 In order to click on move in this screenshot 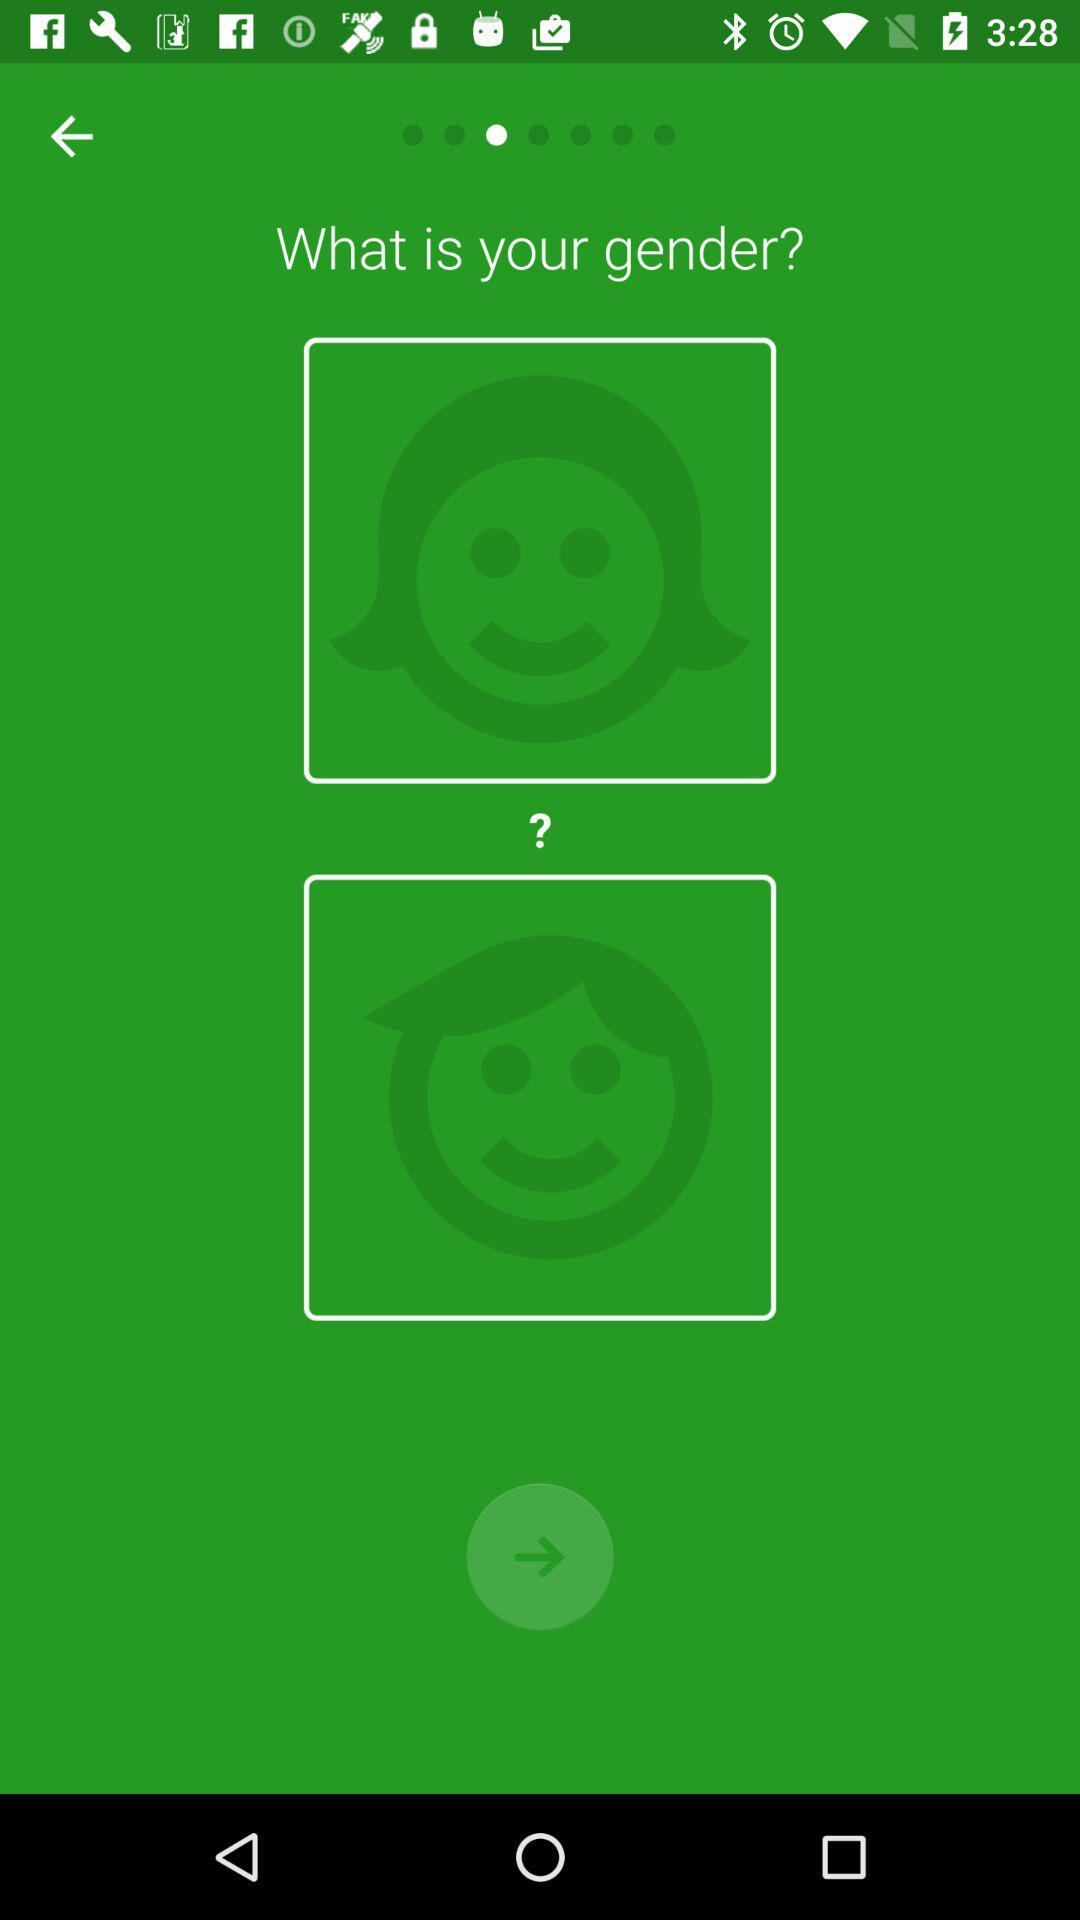, I will do `click(540, 1555)`.